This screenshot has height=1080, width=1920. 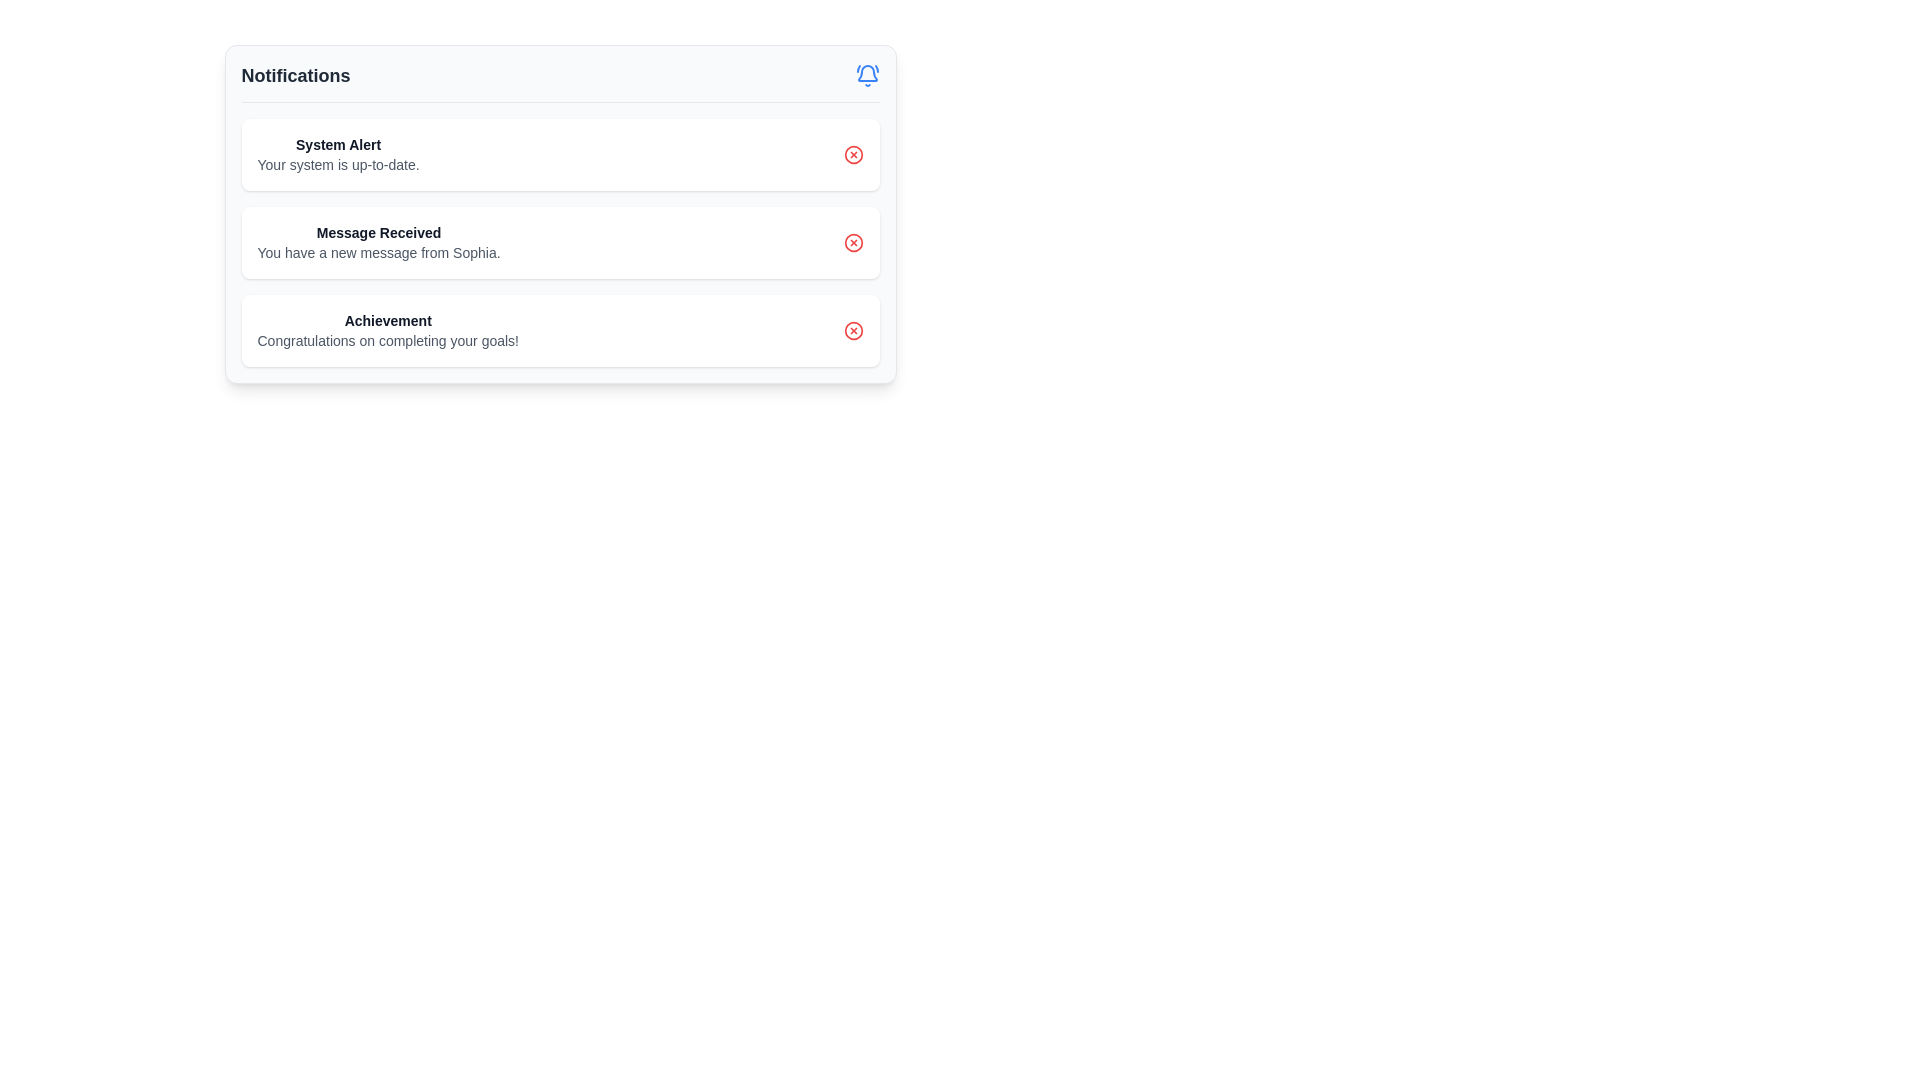 I want to click on notification titled 'Achievement' that appears as the third item in the notification list, featuring a bold title and a subtitle about completing goals, so click(x=388, y=330).